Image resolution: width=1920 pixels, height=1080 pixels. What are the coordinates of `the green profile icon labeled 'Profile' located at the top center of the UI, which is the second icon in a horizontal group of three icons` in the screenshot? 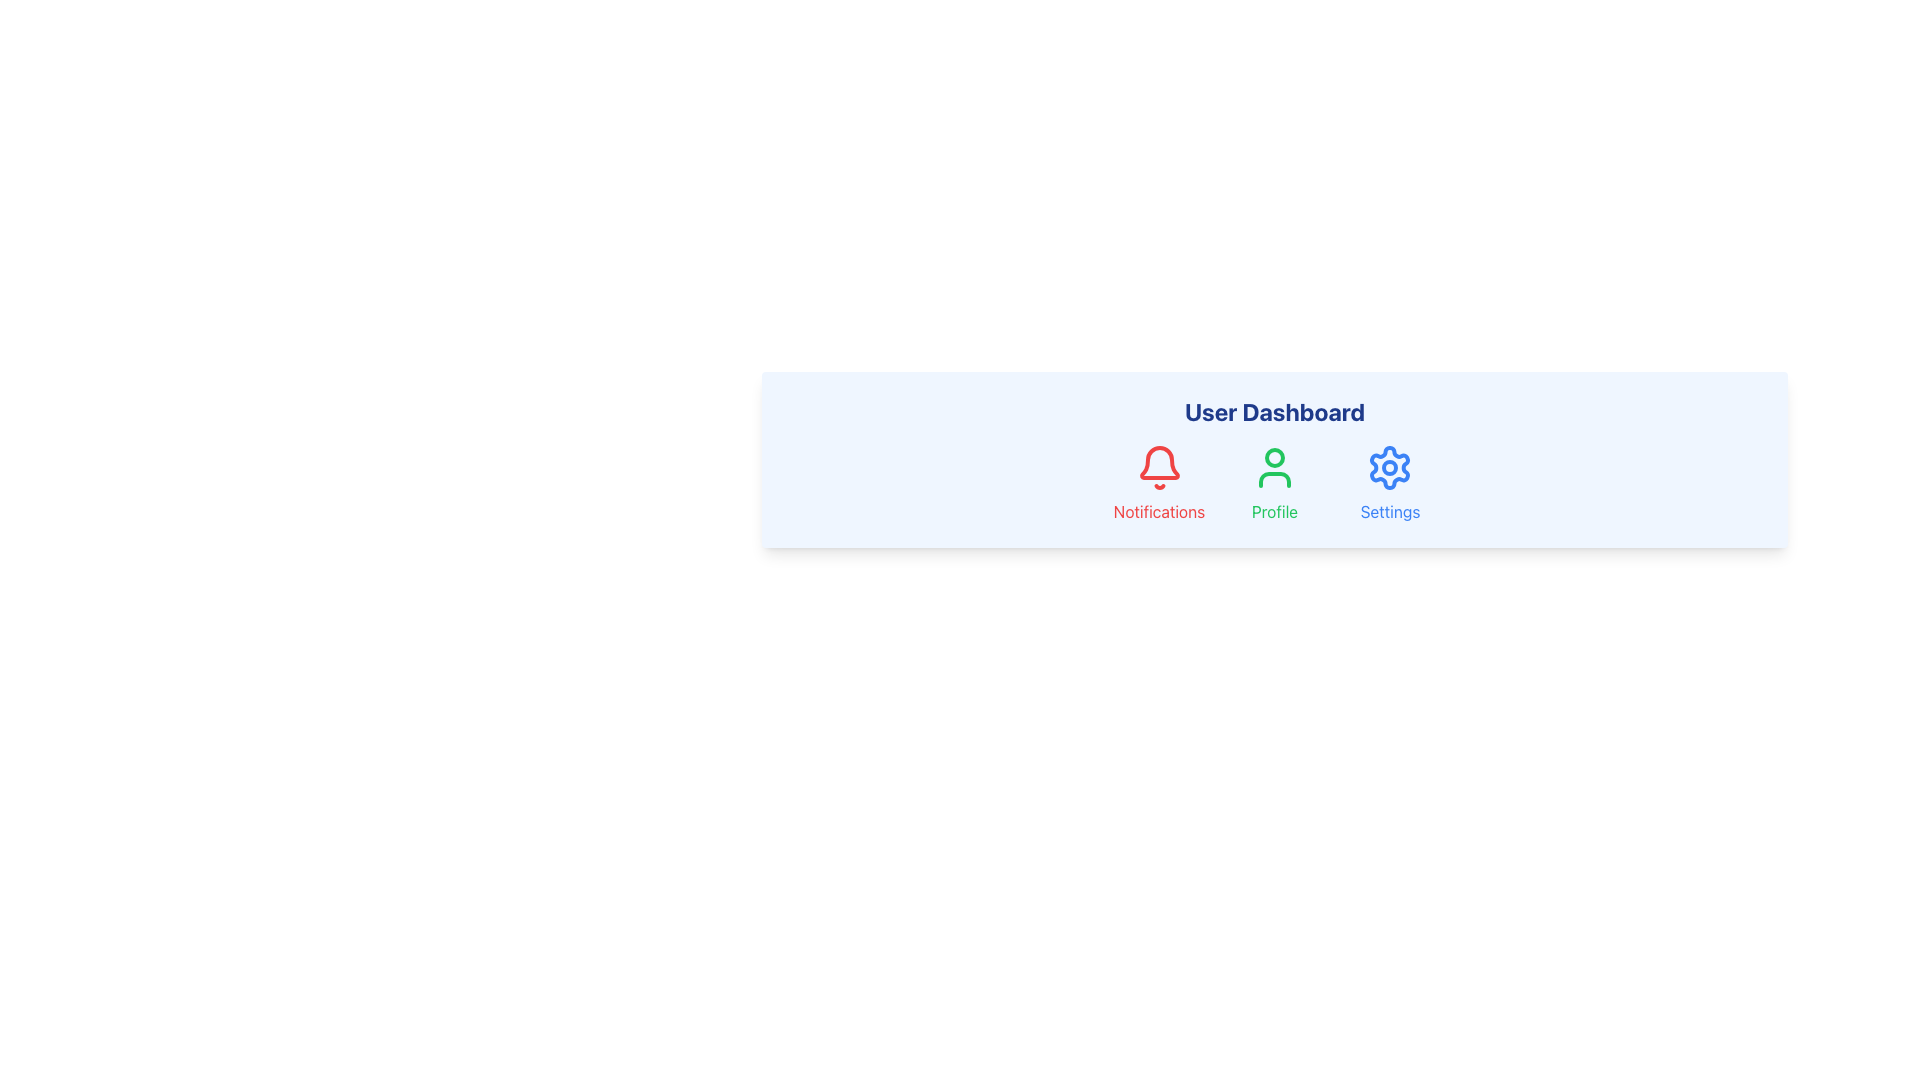 It's located at (1274, 483).